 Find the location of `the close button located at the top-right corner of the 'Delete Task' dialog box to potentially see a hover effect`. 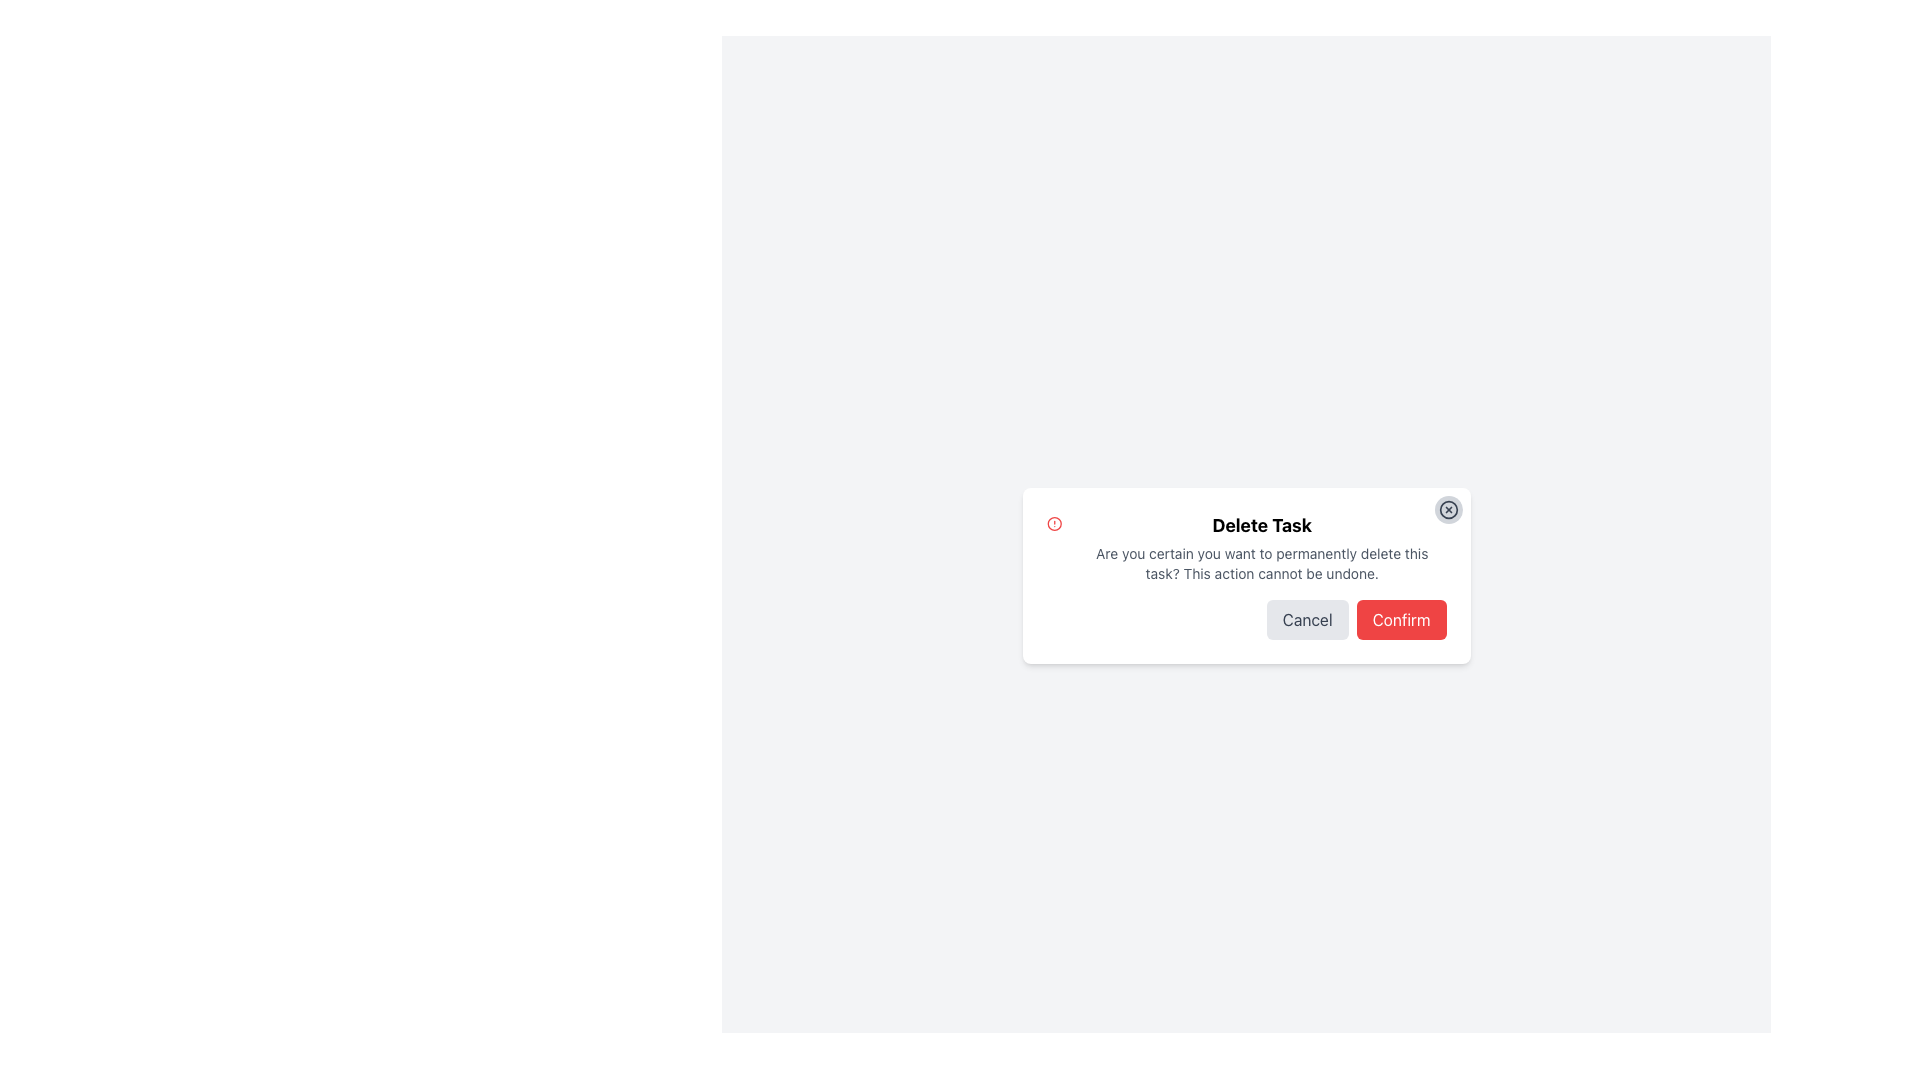

the close button located at the top-right corner of the 'Delete Task' dialog box to potentially see a hover effect is located at coordinates (1448, 508).